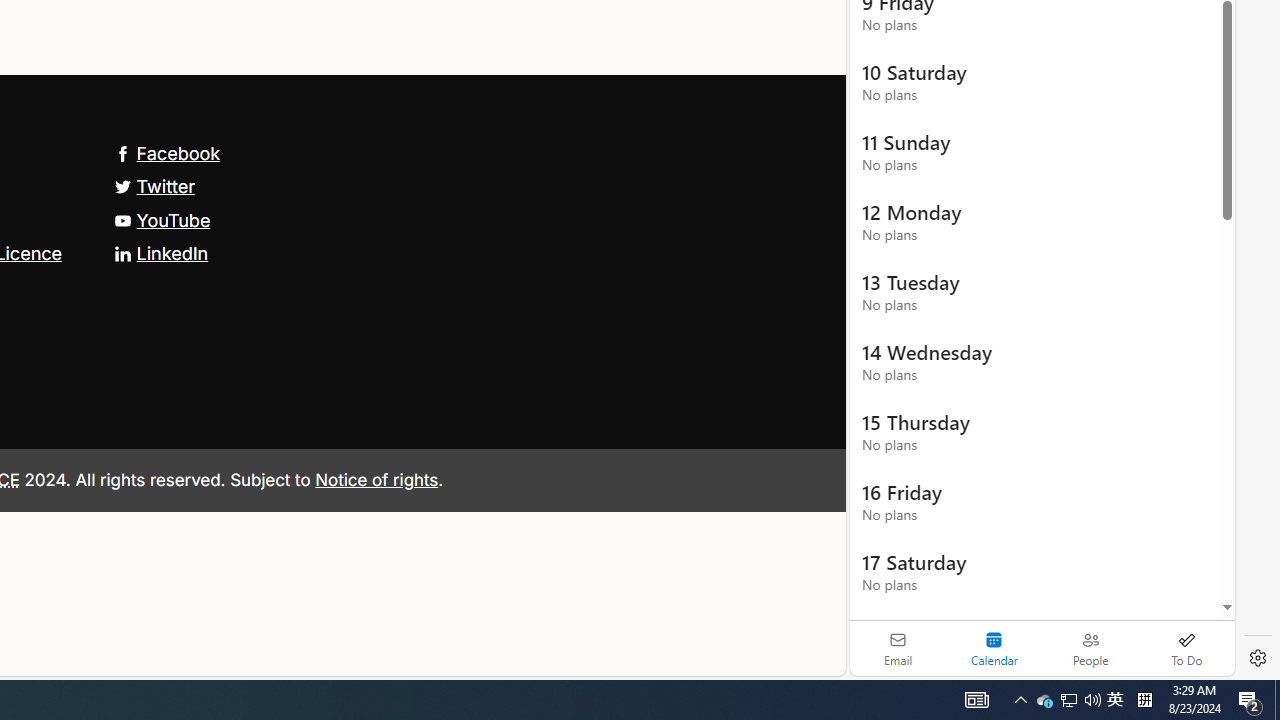 The width and height of the screenshot is (1280, 720). Describe the element at coordinates (1186, 648) in the screenshot. I see `'To Do'` at that location.